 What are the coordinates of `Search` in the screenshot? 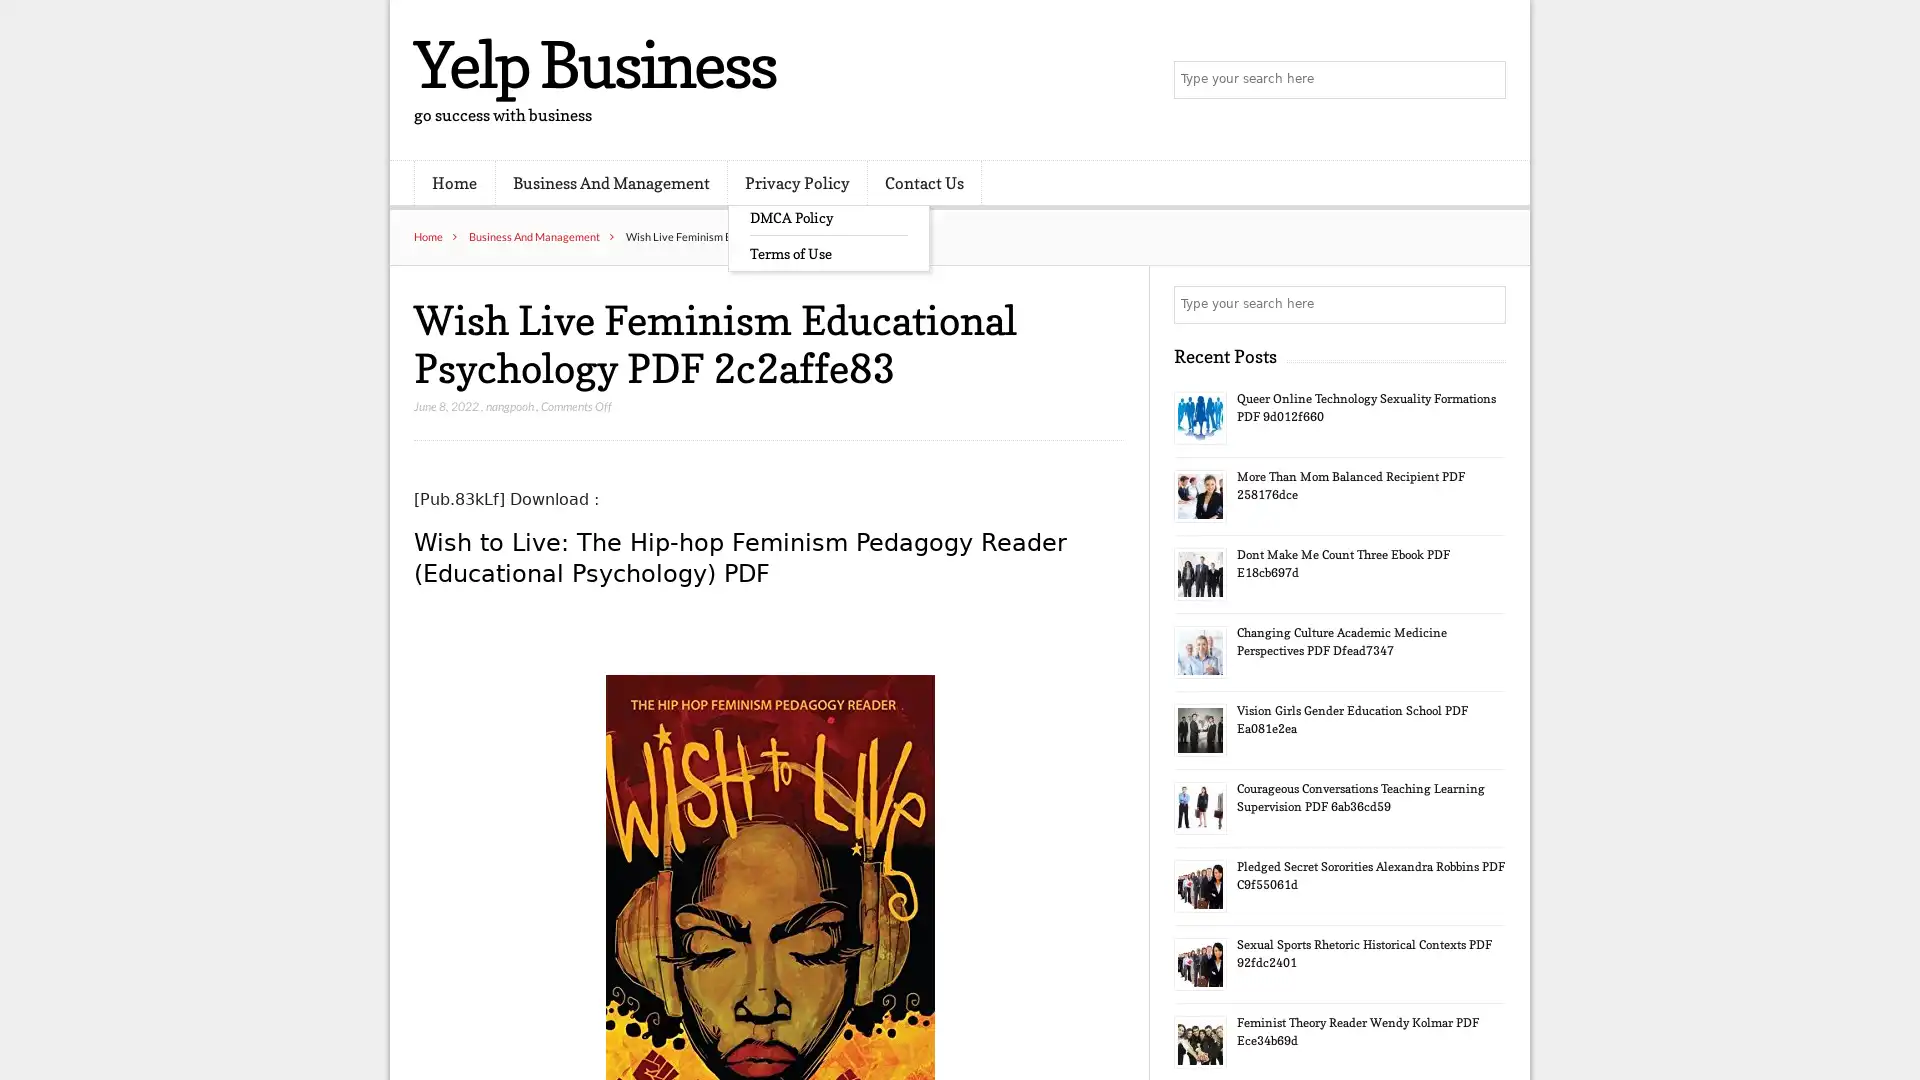 It's located at (1485, 304).